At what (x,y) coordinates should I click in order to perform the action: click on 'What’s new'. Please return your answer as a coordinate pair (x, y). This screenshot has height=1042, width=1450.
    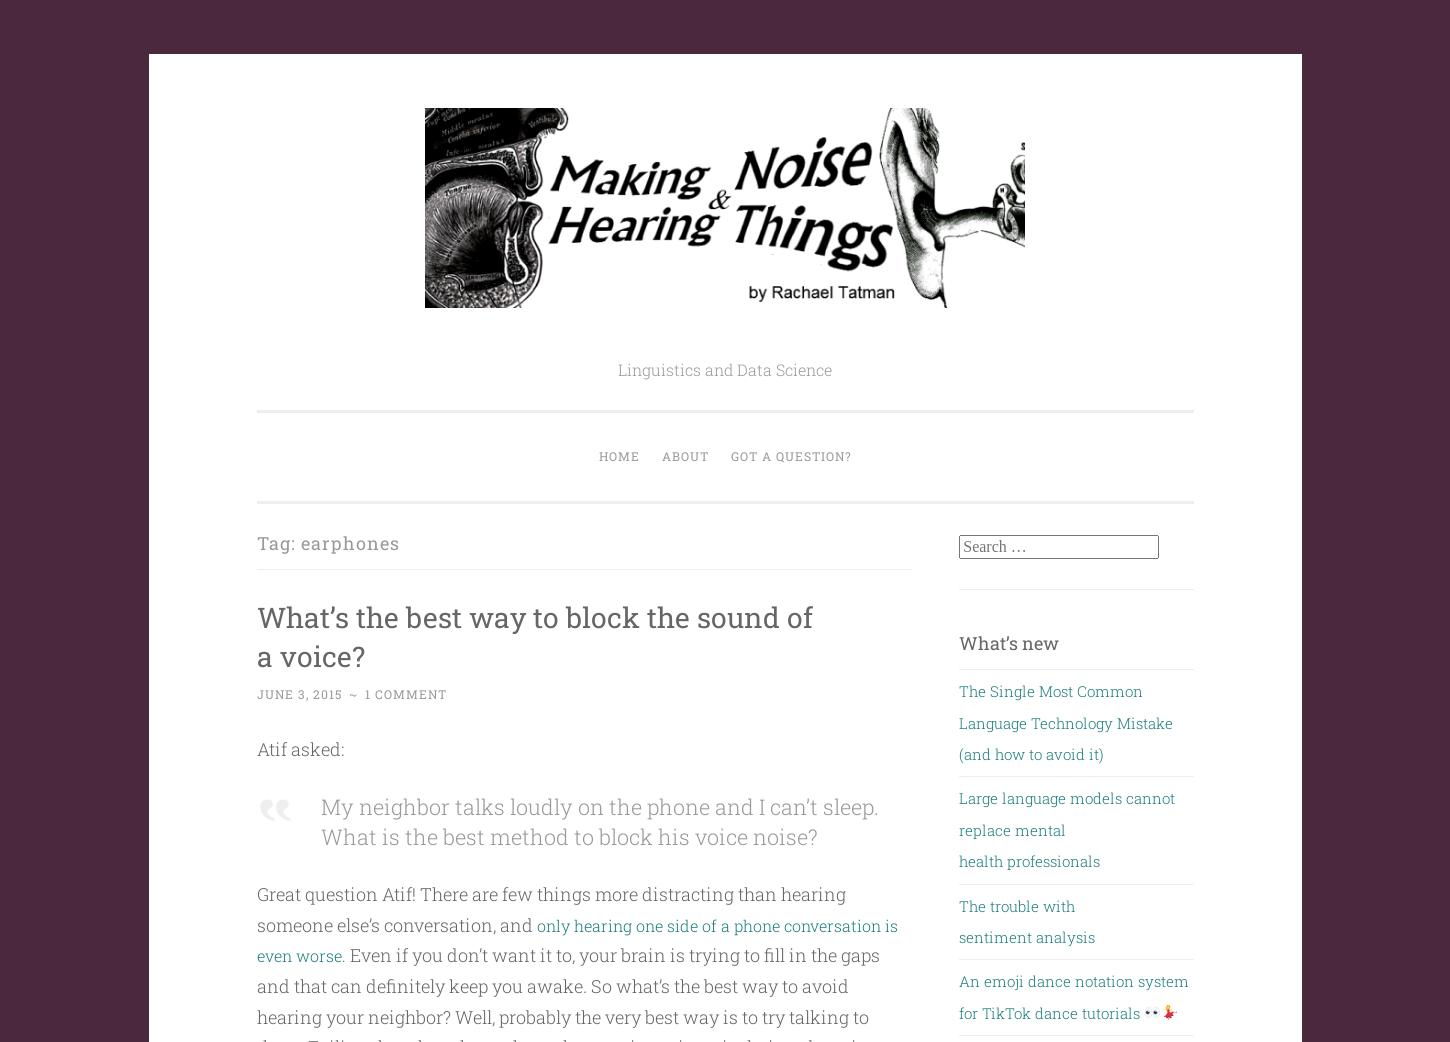
    Looking at the image, I should click on (958, 641).